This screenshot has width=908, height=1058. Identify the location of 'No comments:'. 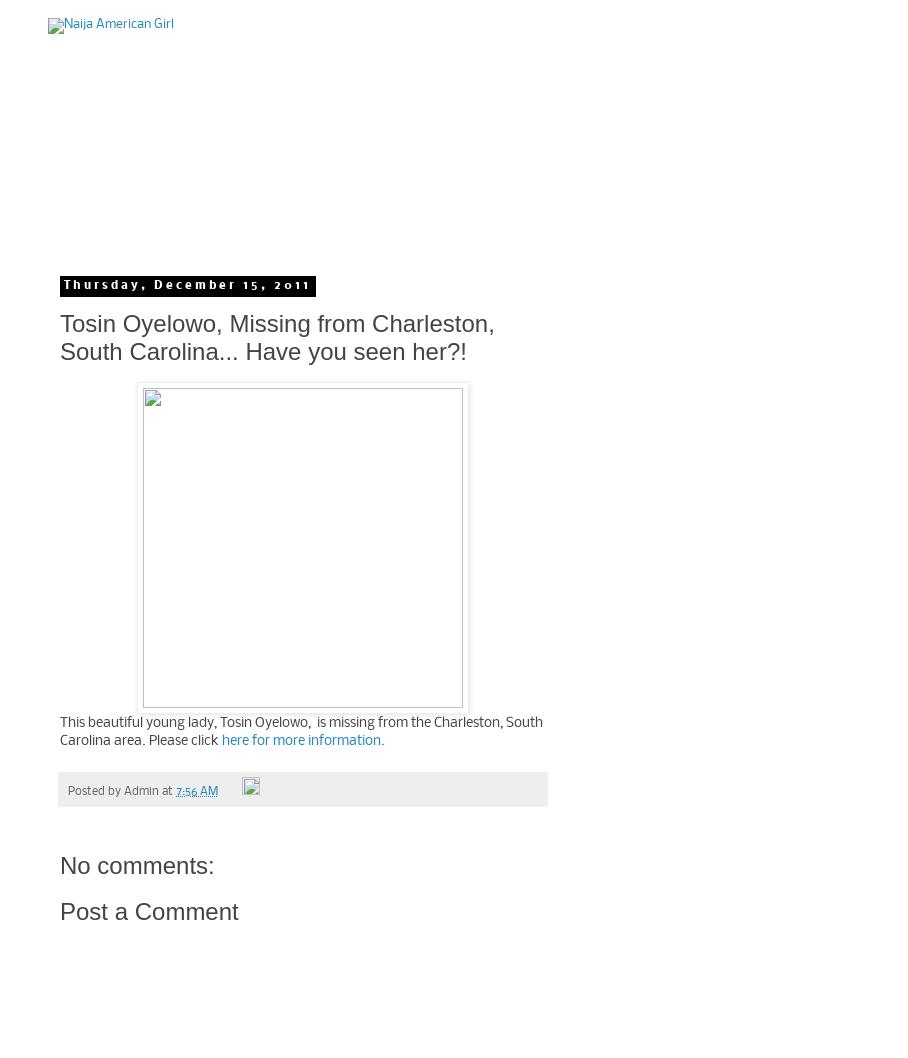
(60, 864).